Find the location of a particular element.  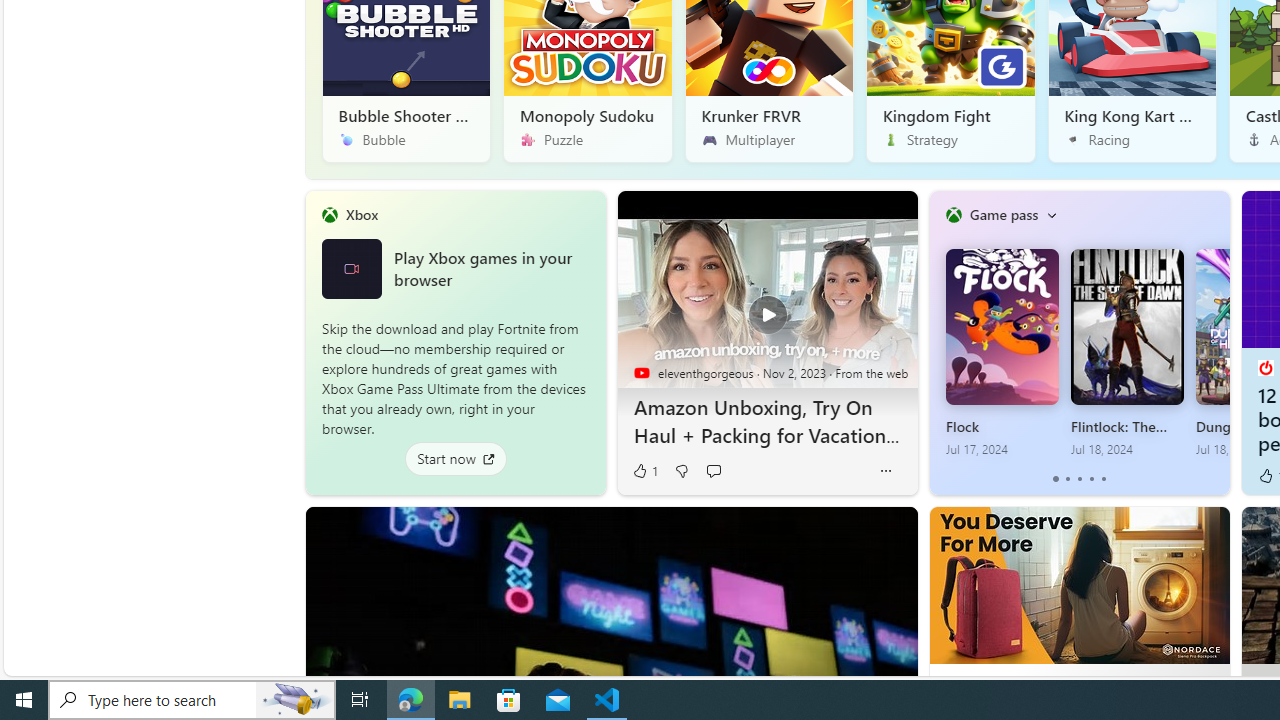

'1 Like' is located at coordinates (644, 471).